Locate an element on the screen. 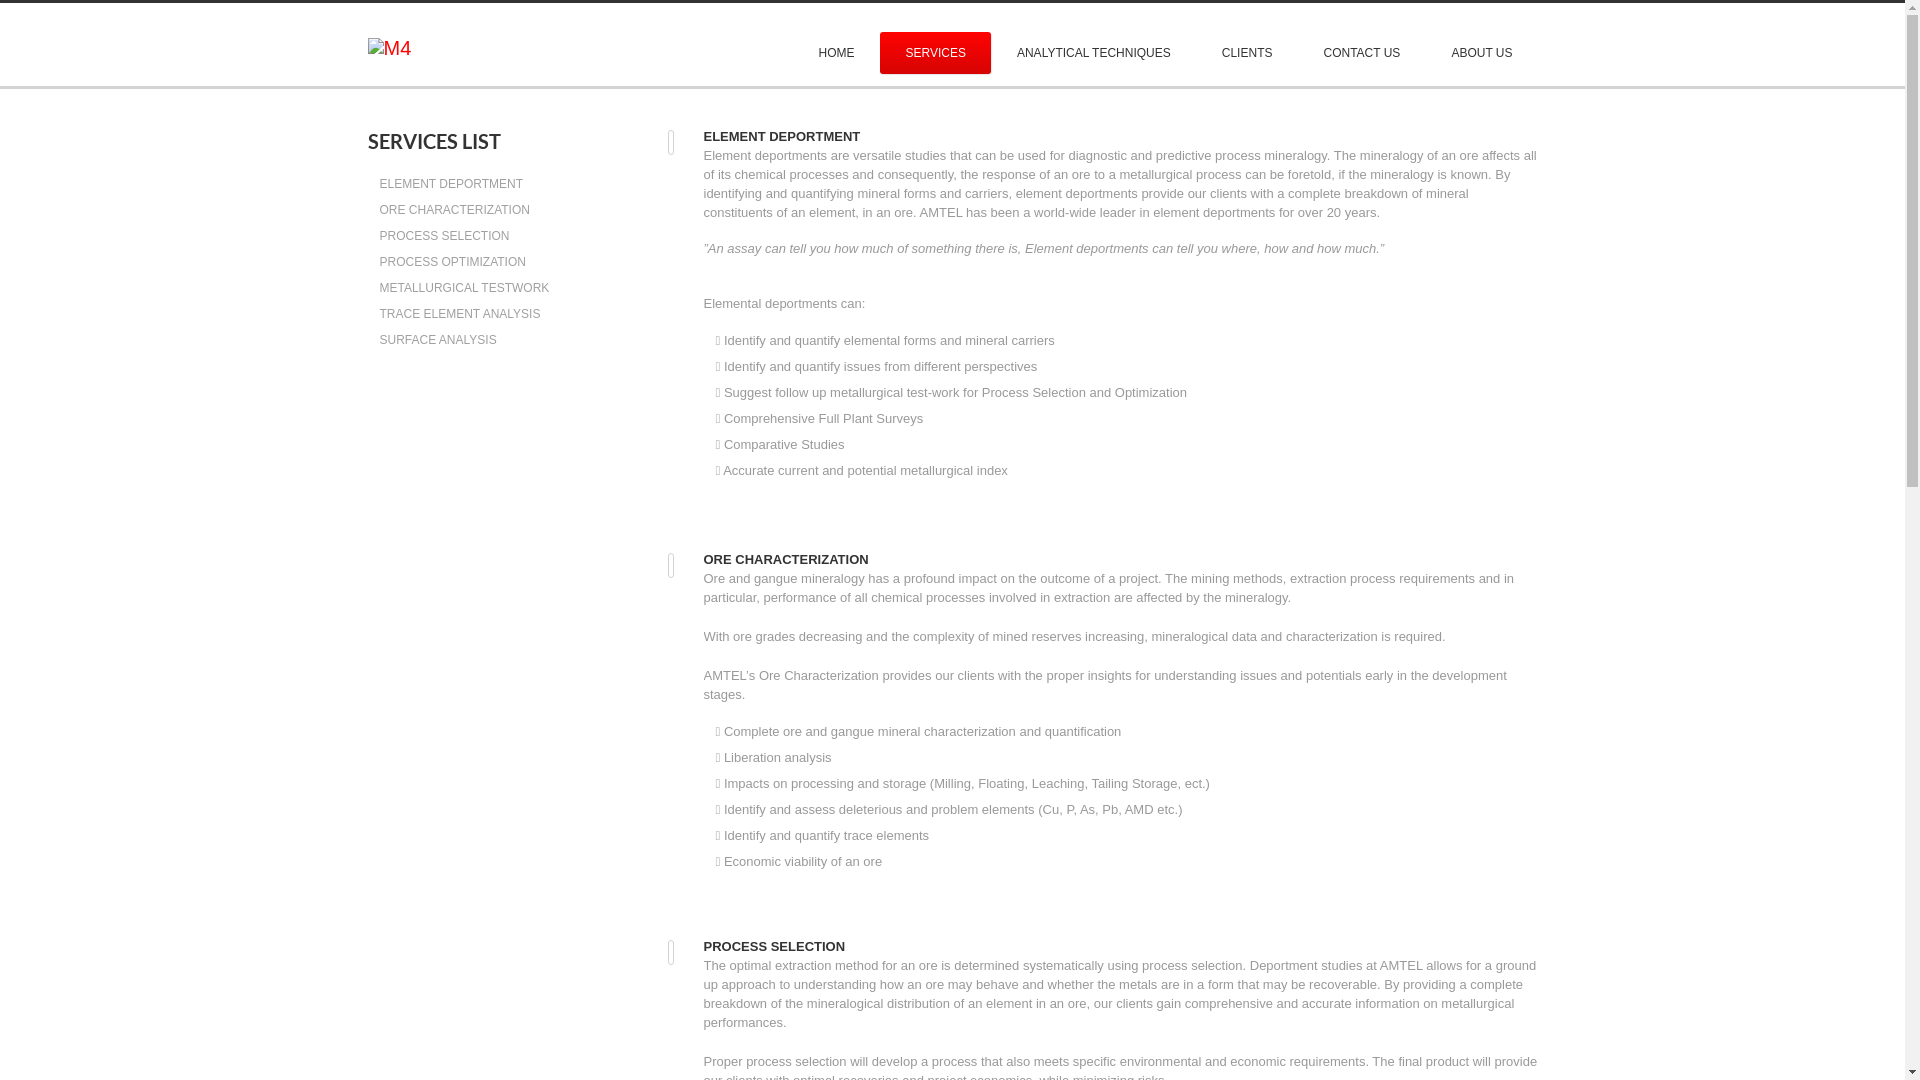 Image resolution: width=1920 pixels, height=1080 pixels. 'ABOUT US' is located at coordinates (1481, 52).